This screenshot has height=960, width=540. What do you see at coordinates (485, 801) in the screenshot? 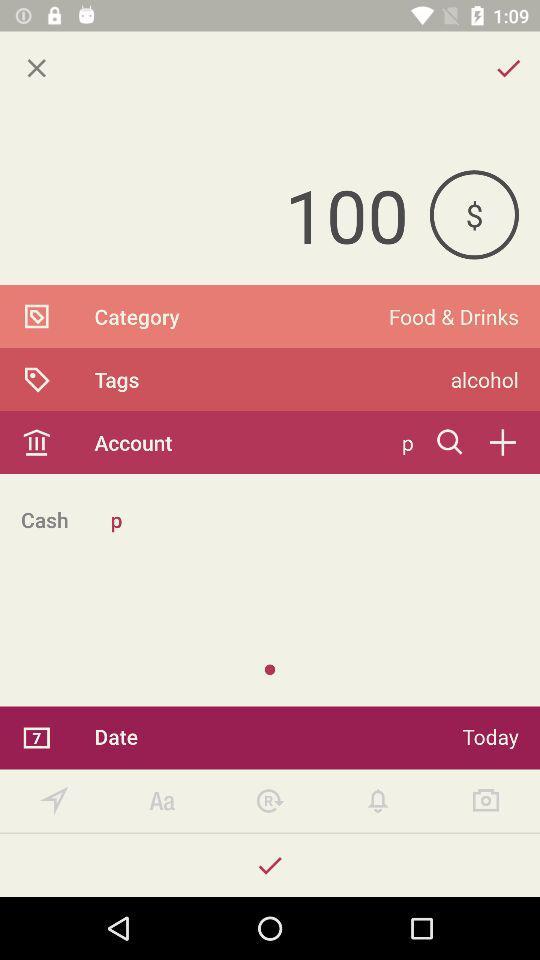
I see `take a picture` at bounding box center [485, 801].